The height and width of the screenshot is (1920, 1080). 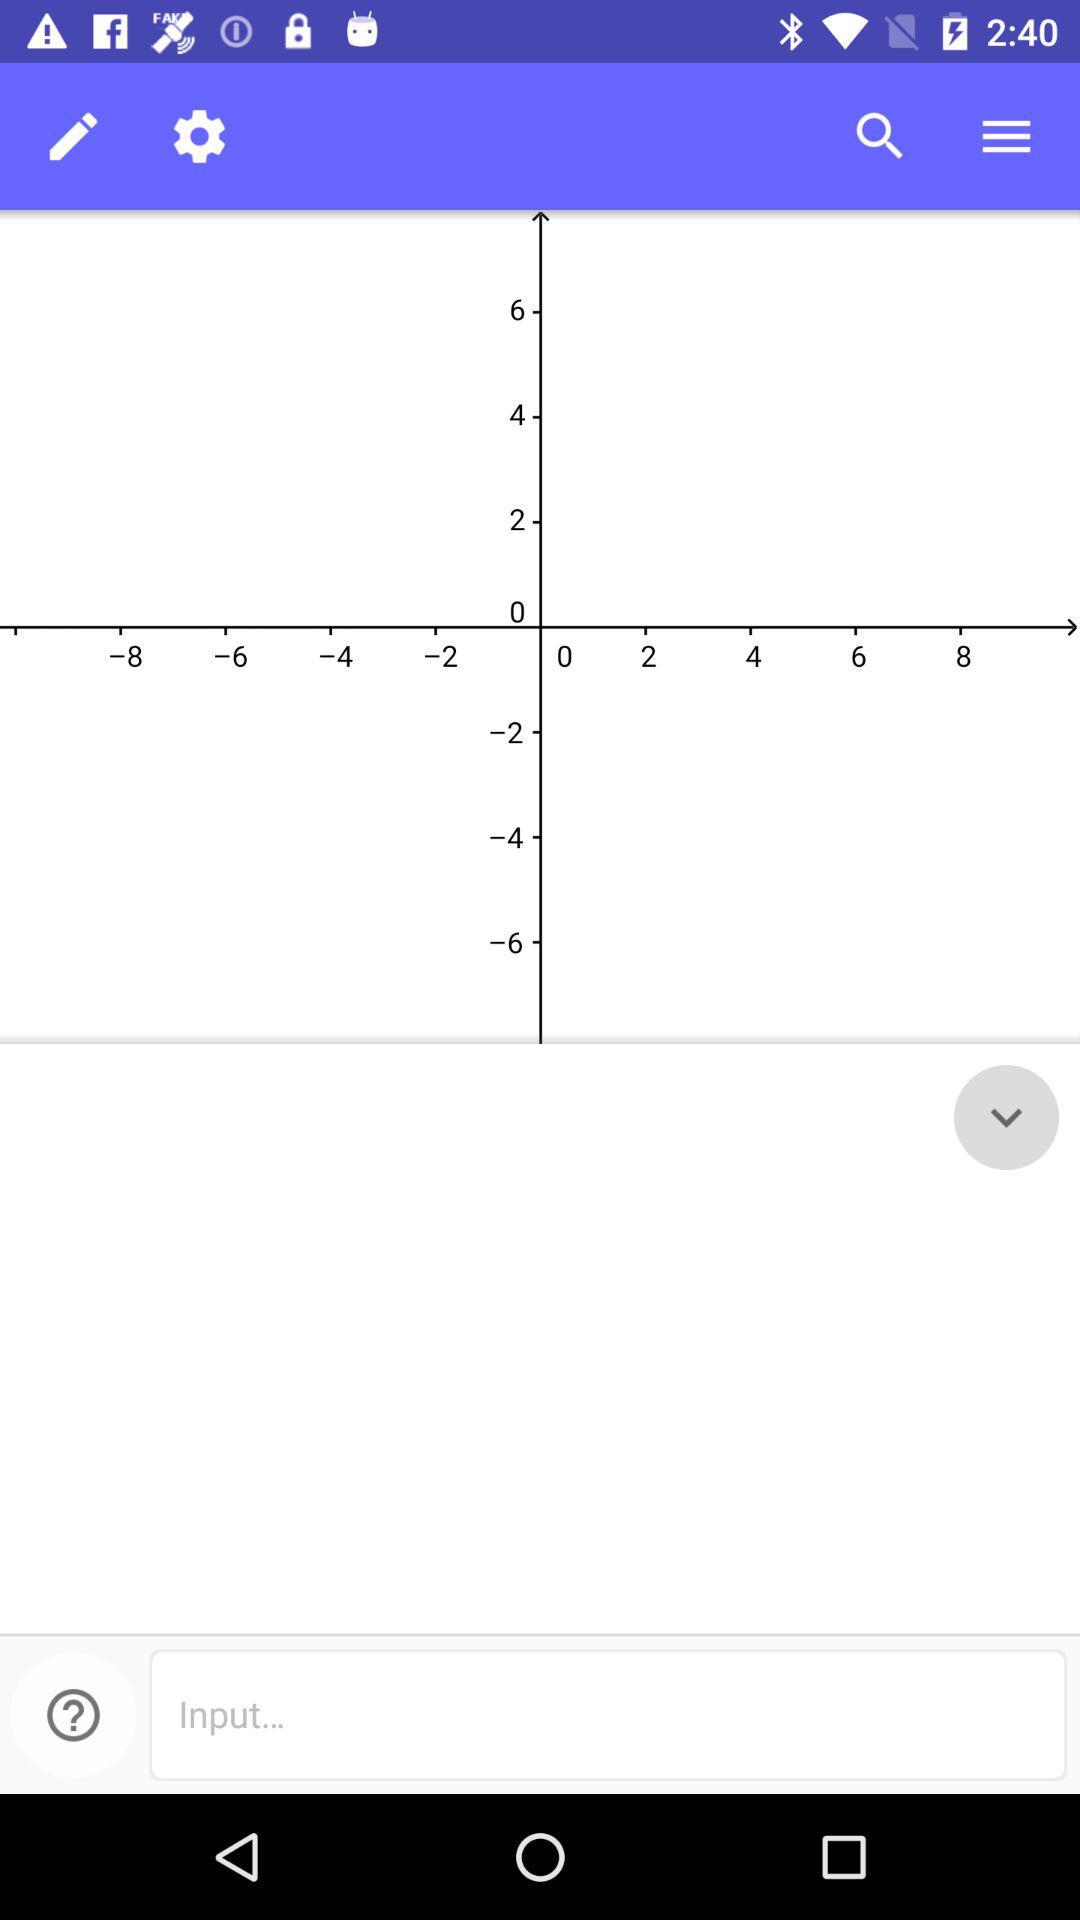 I want to click on the help icon, so click(x=72, y=1714).